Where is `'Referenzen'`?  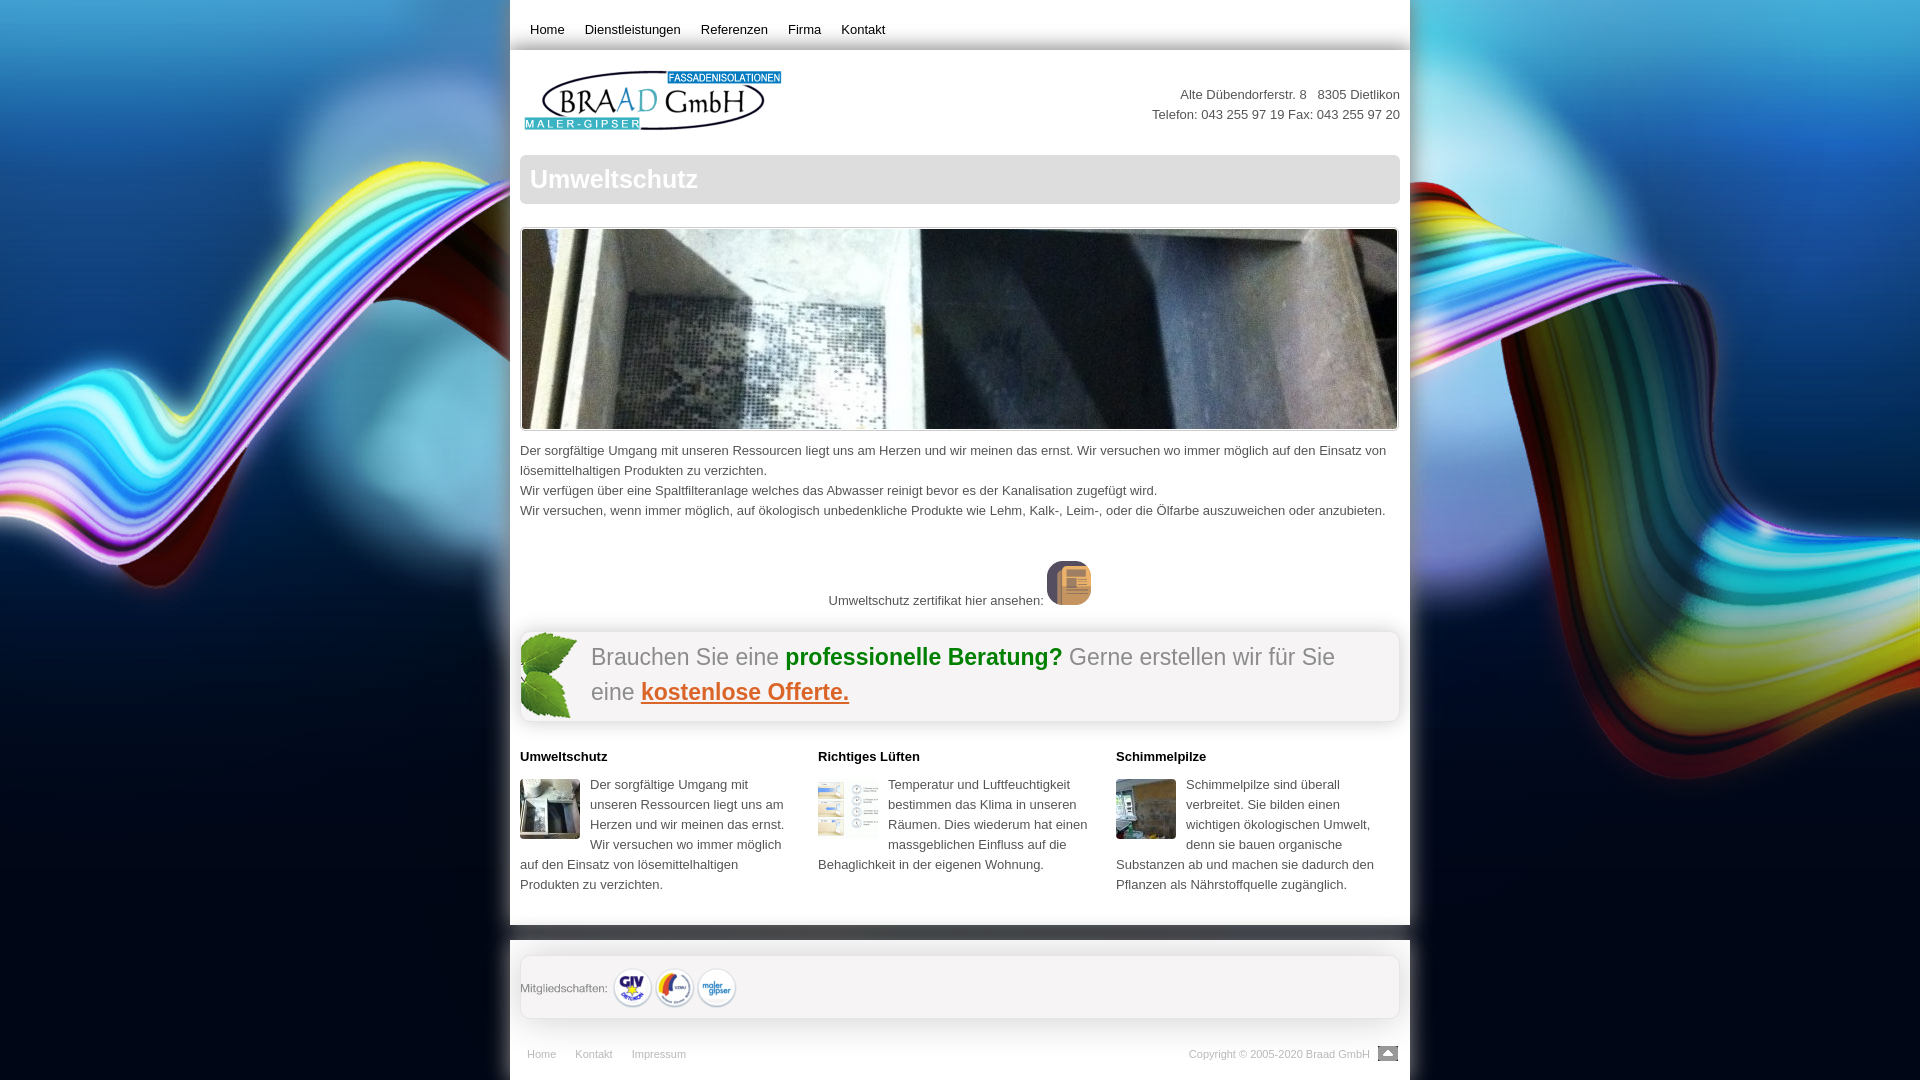 'Referenzen' is located at coordinates (733, 30).